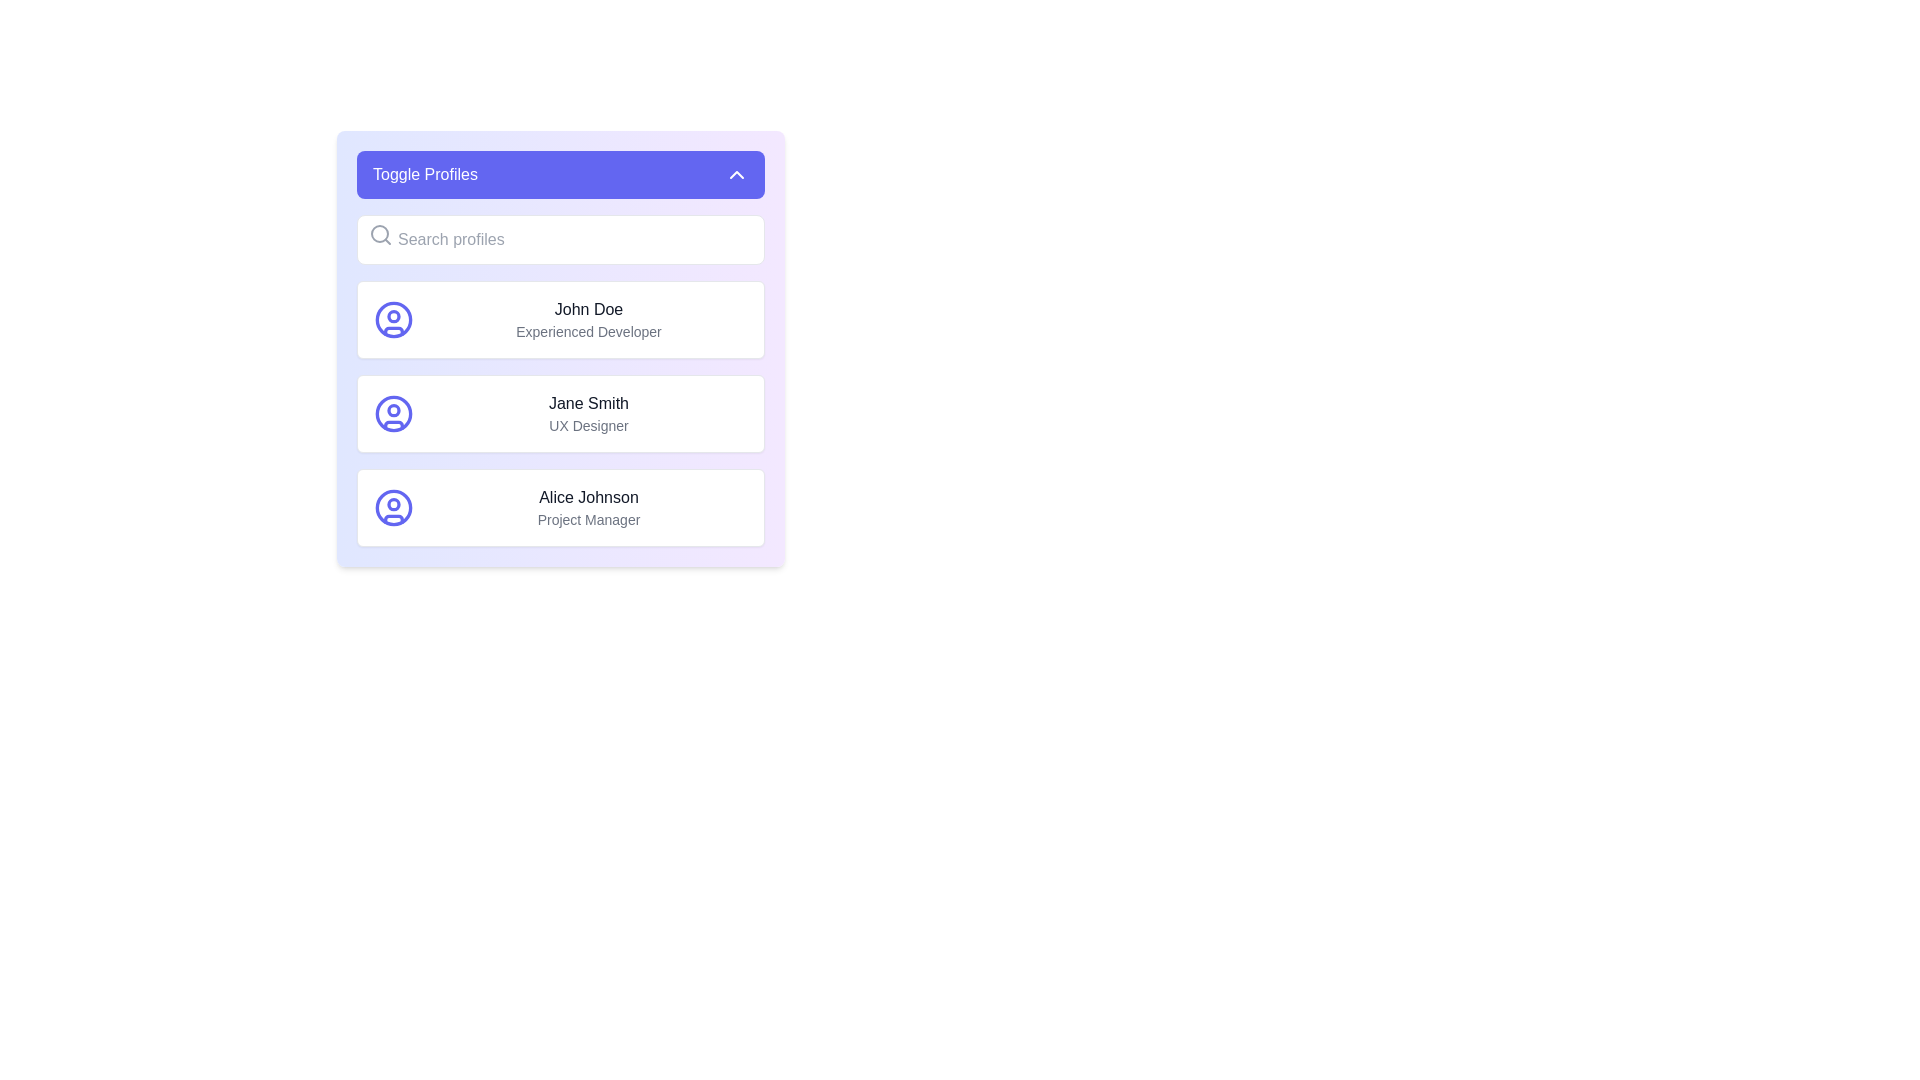 This screenshot has height=1080, width=1920. Describe the element at coordinates (588, 319) in the screenshot. I see `the text label displaying the user's name and title in the first profile card on the center-right side, located to the right of the circular user icon` at that location.